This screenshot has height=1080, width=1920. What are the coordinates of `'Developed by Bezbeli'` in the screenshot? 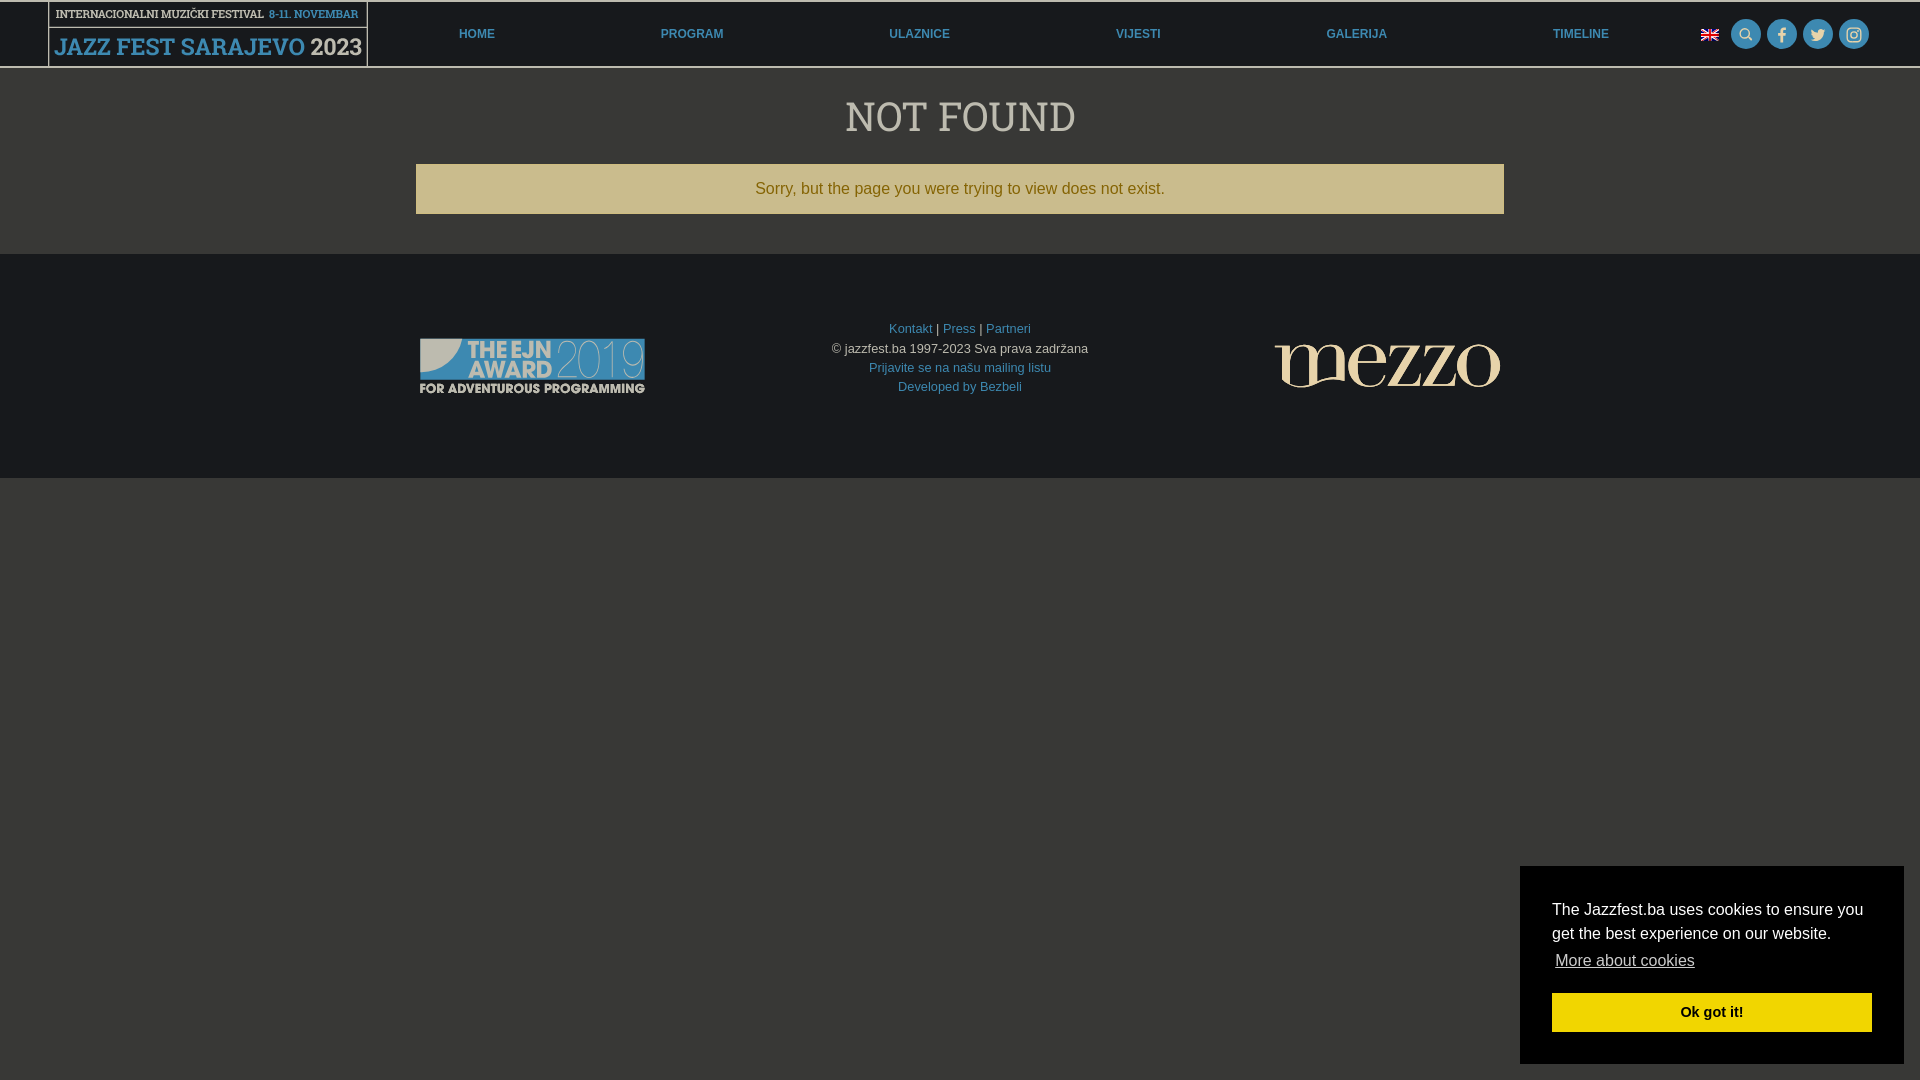 It's located at (960, 386).